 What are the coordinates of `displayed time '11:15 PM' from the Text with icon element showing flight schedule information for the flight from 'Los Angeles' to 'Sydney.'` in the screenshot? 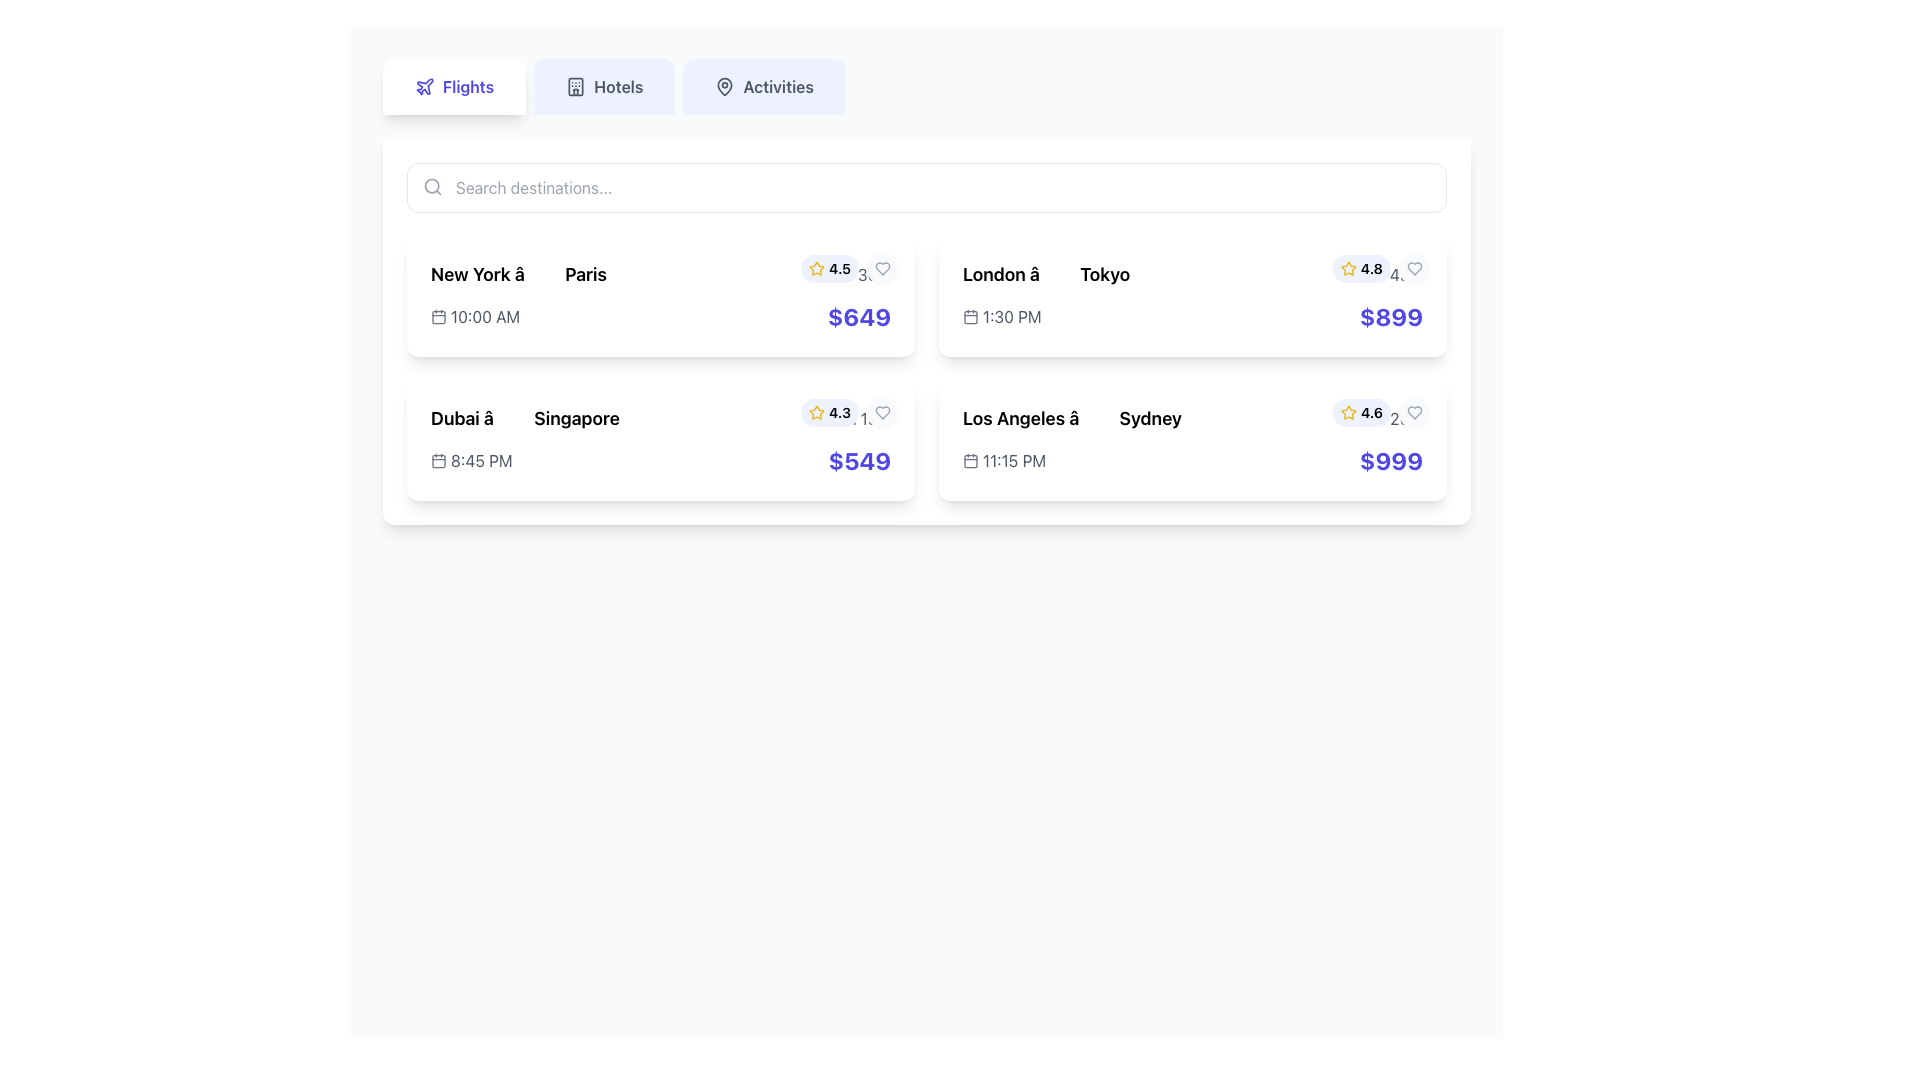 It's located at (1004, 461).